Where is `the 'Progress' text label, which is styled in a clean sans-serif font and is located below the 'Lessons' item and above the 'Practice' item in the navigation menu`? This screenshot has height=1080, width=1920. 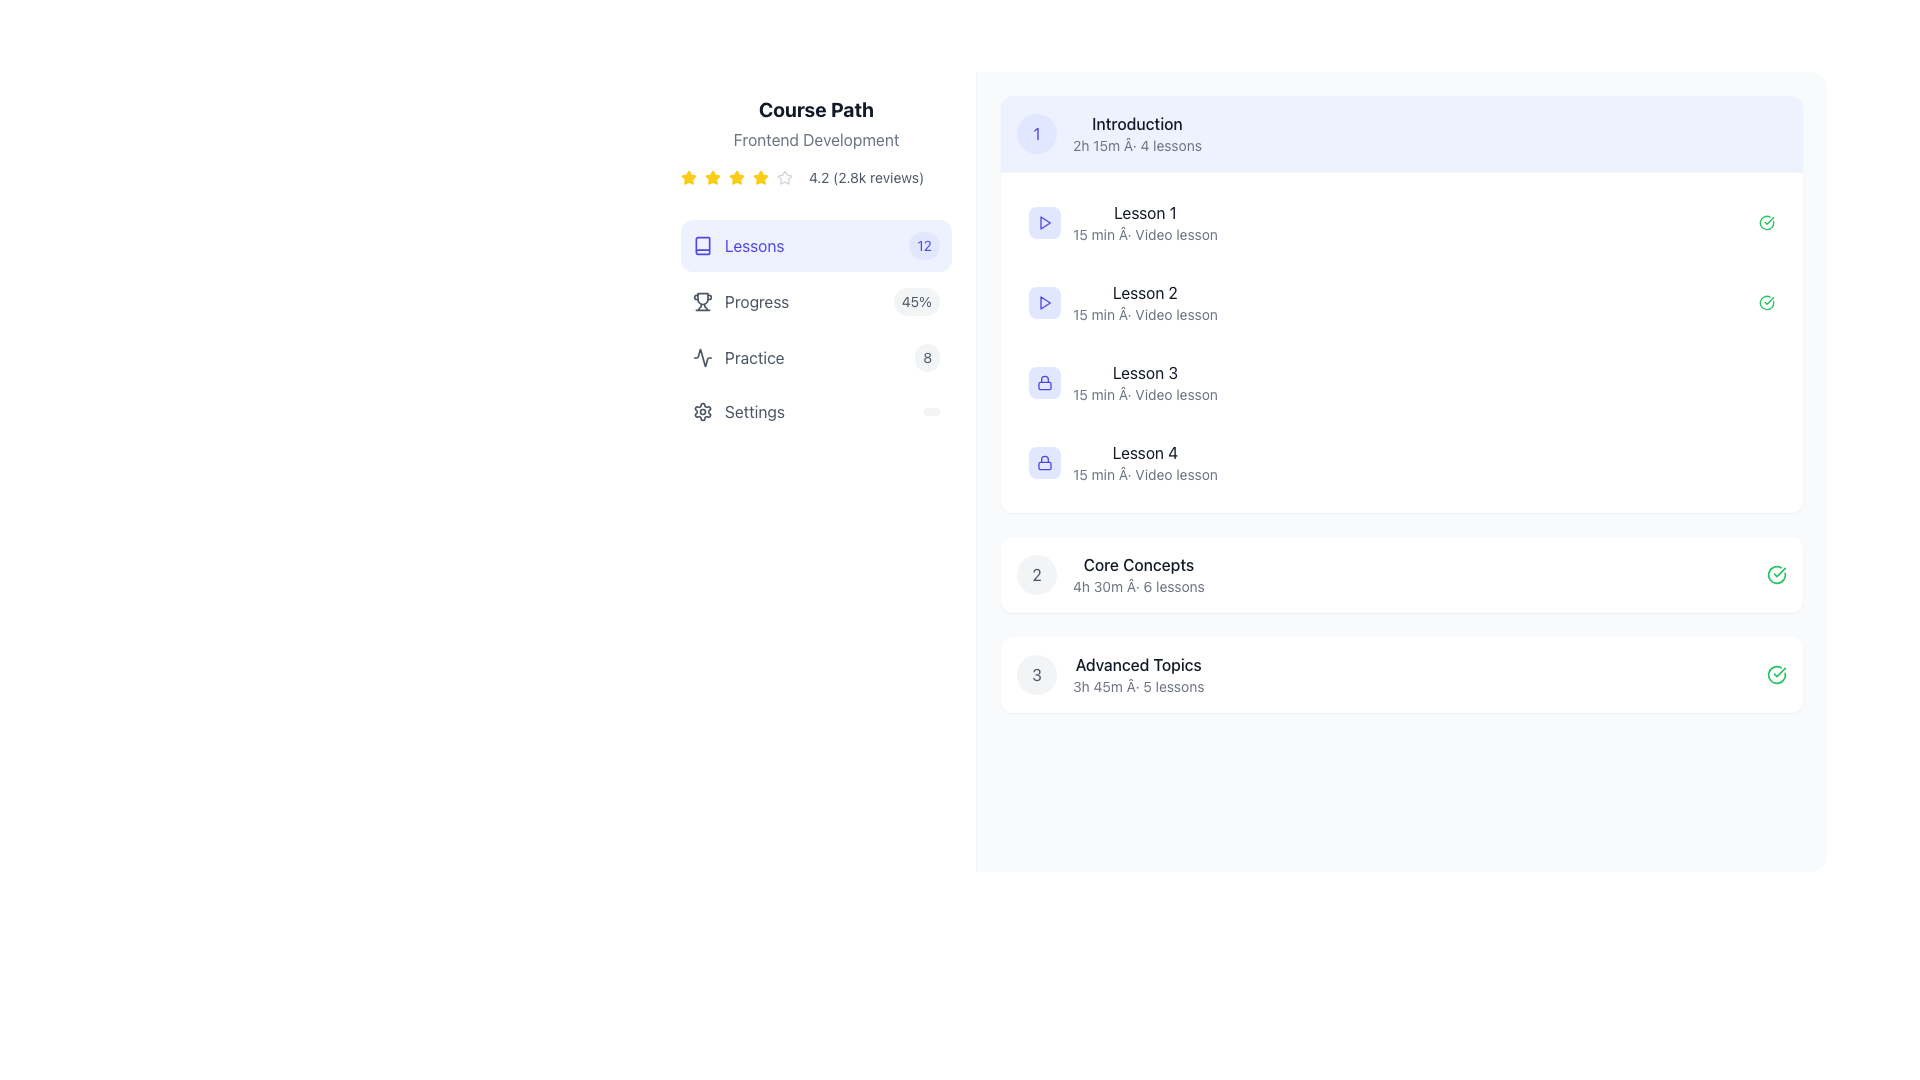 the 'Progress' text label, which is styled in a clean sans-serif font and is located below the 'Lessons' item and above the 'Practice' item in the navigation menu is located at coordinates (756, 301).